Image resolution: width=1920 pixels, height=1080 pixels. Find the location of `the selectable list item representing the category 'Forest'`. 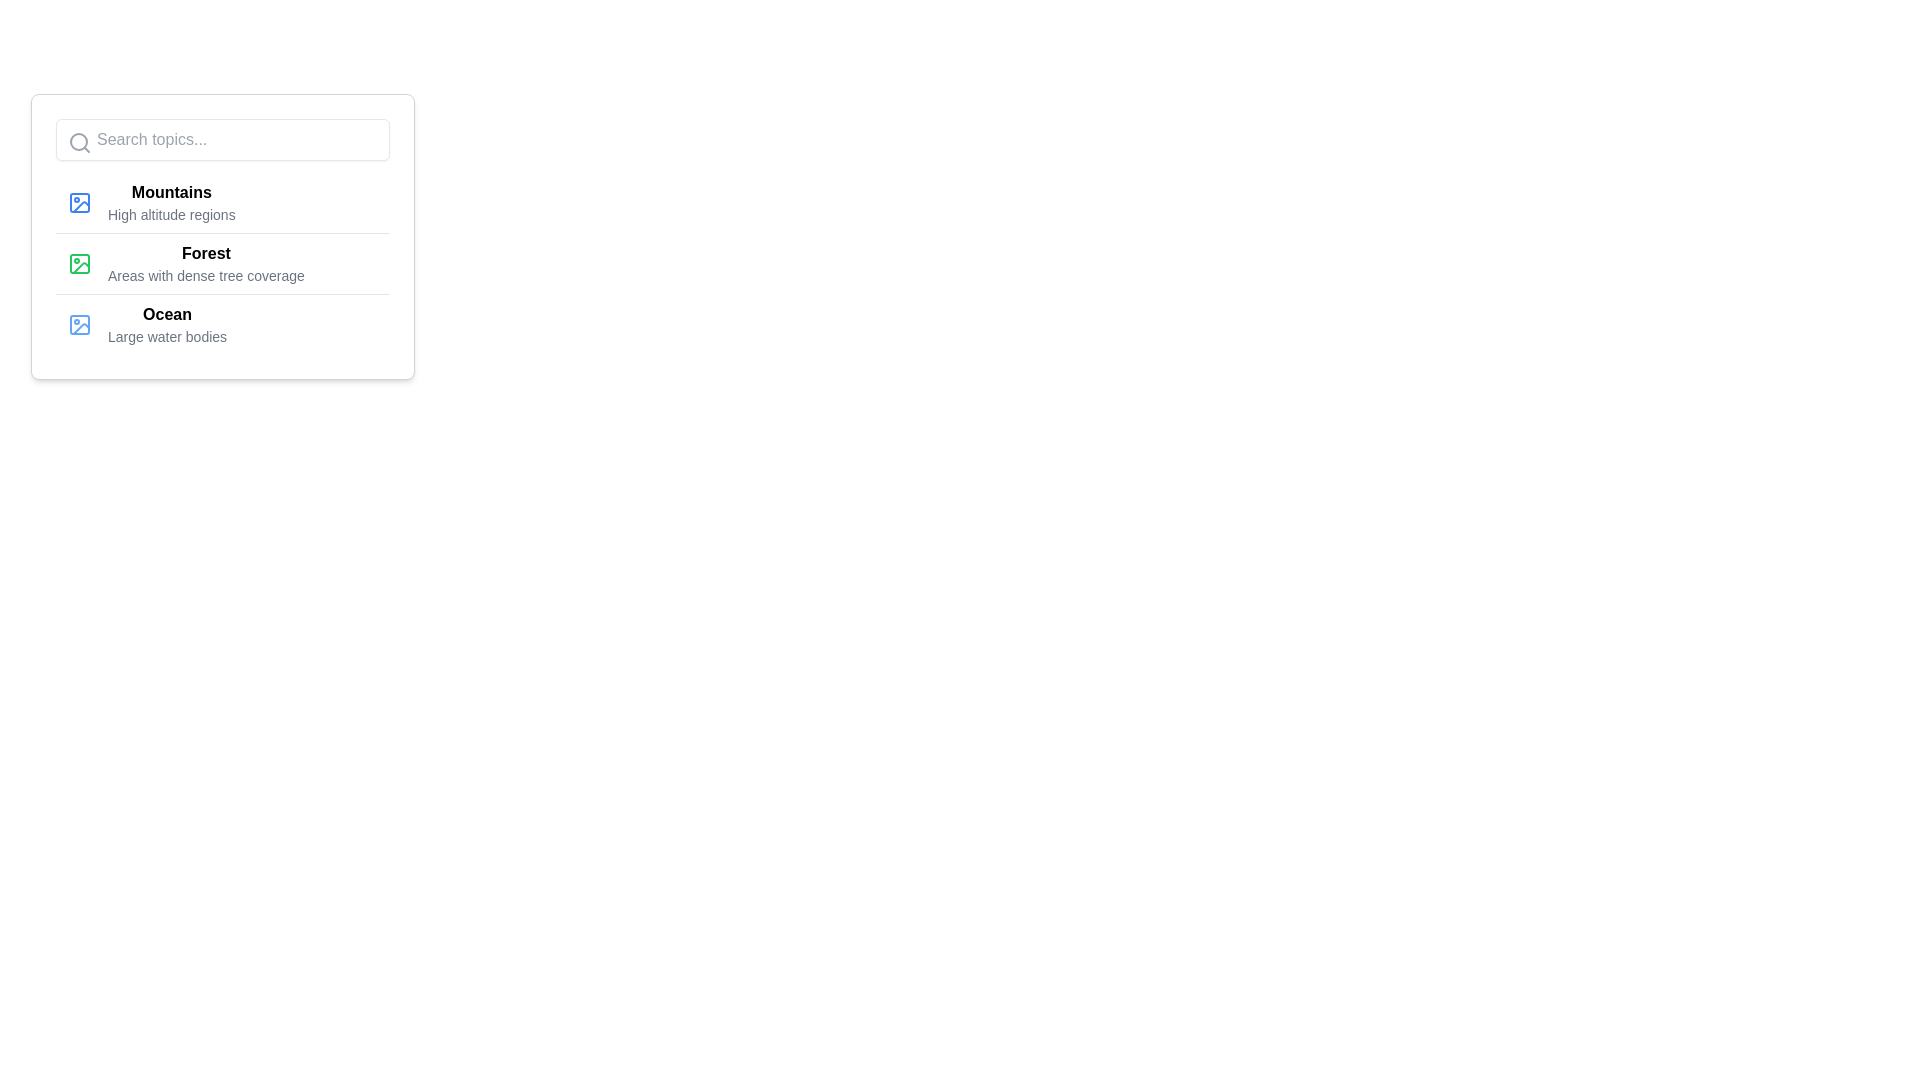

the selectable list item representing the category 'Forest' is located at coordinates (222, 262).